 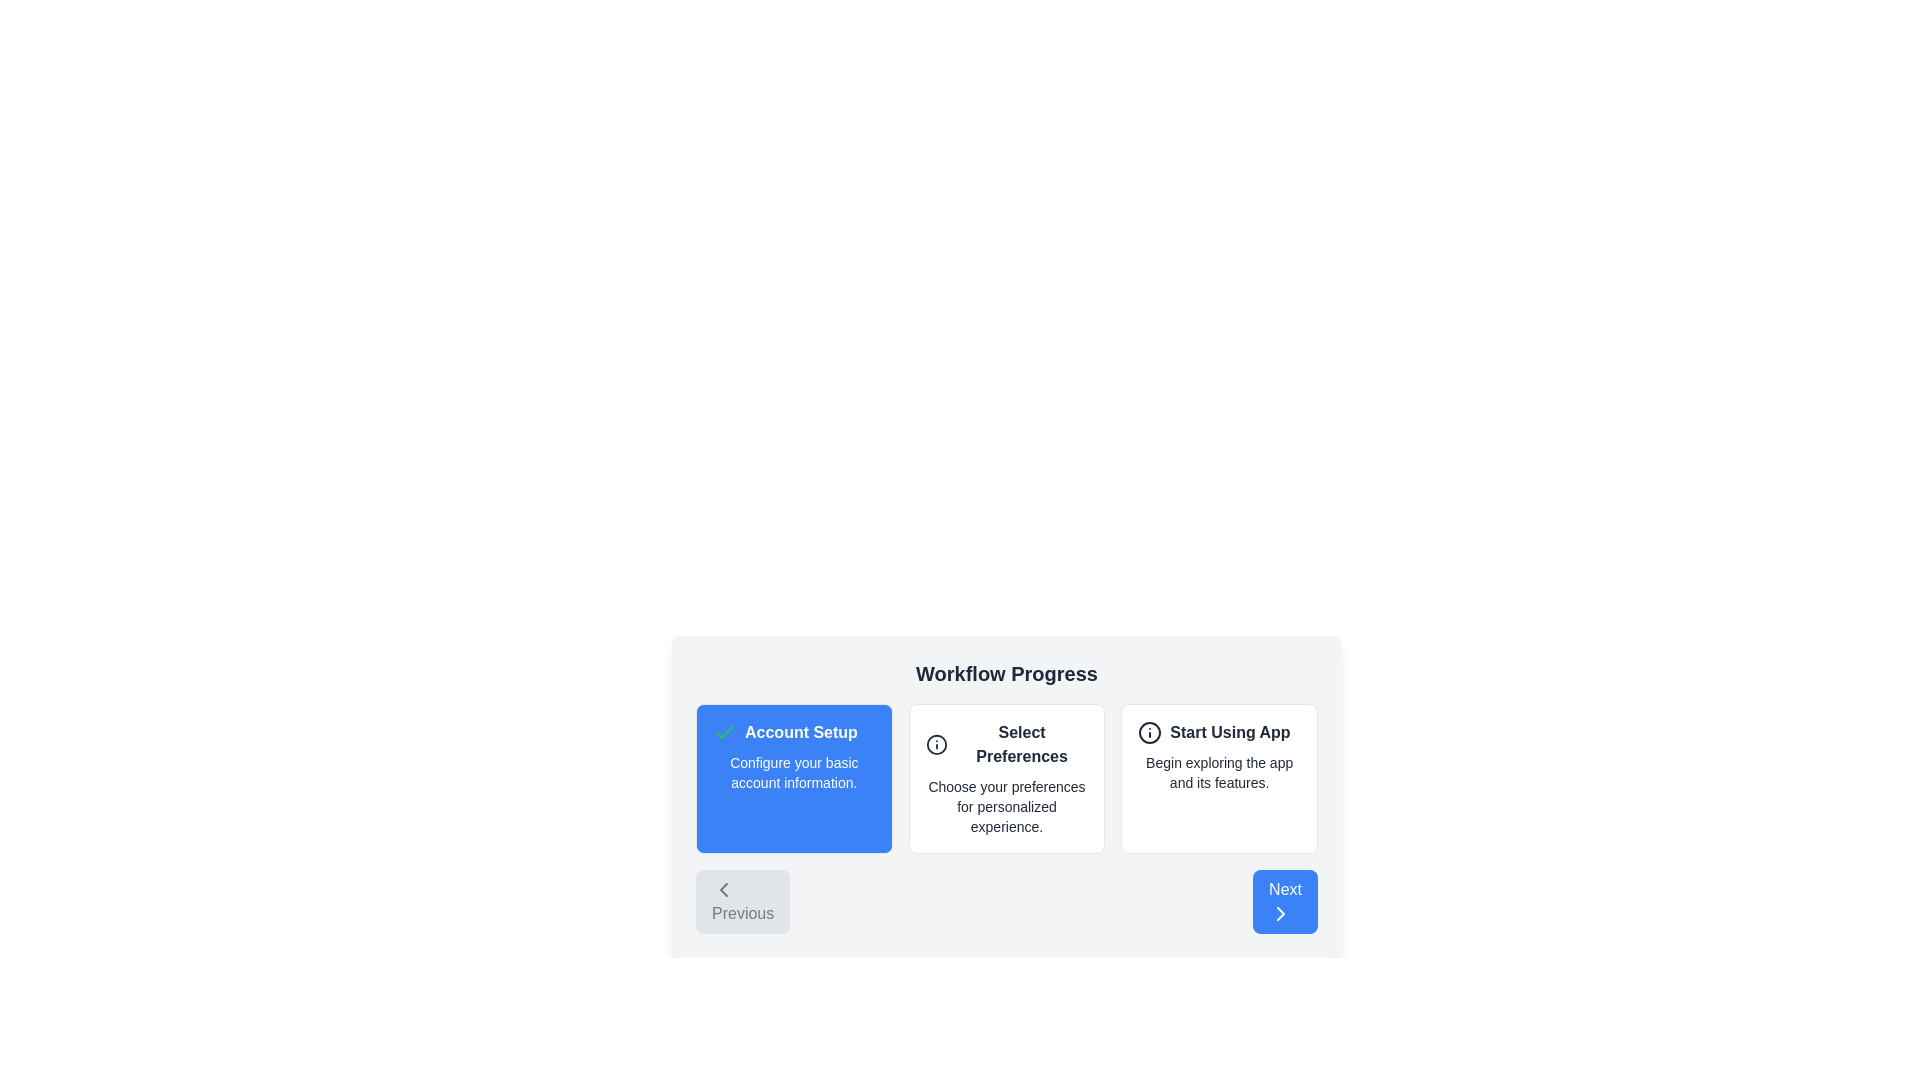 What do you see at coordinates (723, 889) in the screenshot?
I see `the left-pointing chevron icon, which is part of the 'Previous' button section located underneath the 'Account Setup' panel` at bounding box center [723, 889].